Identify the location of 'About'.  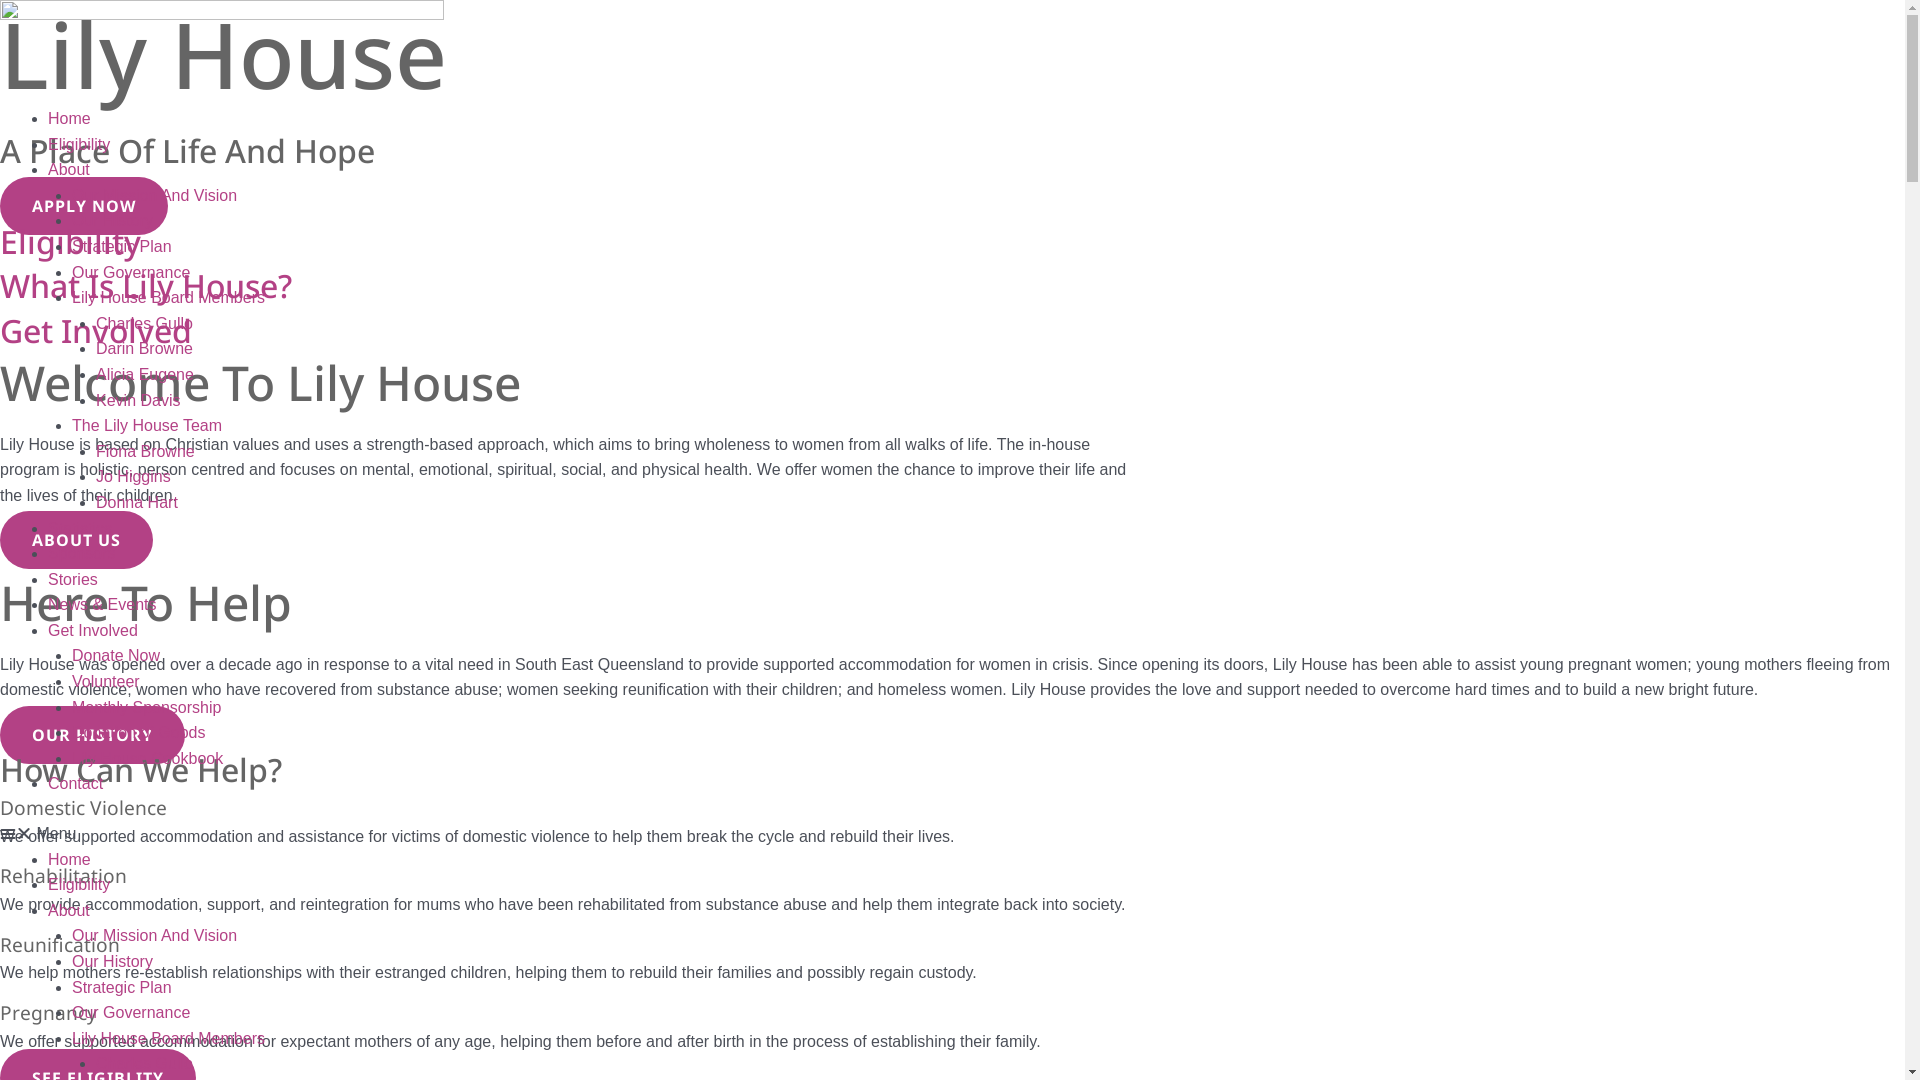
(68, 910).